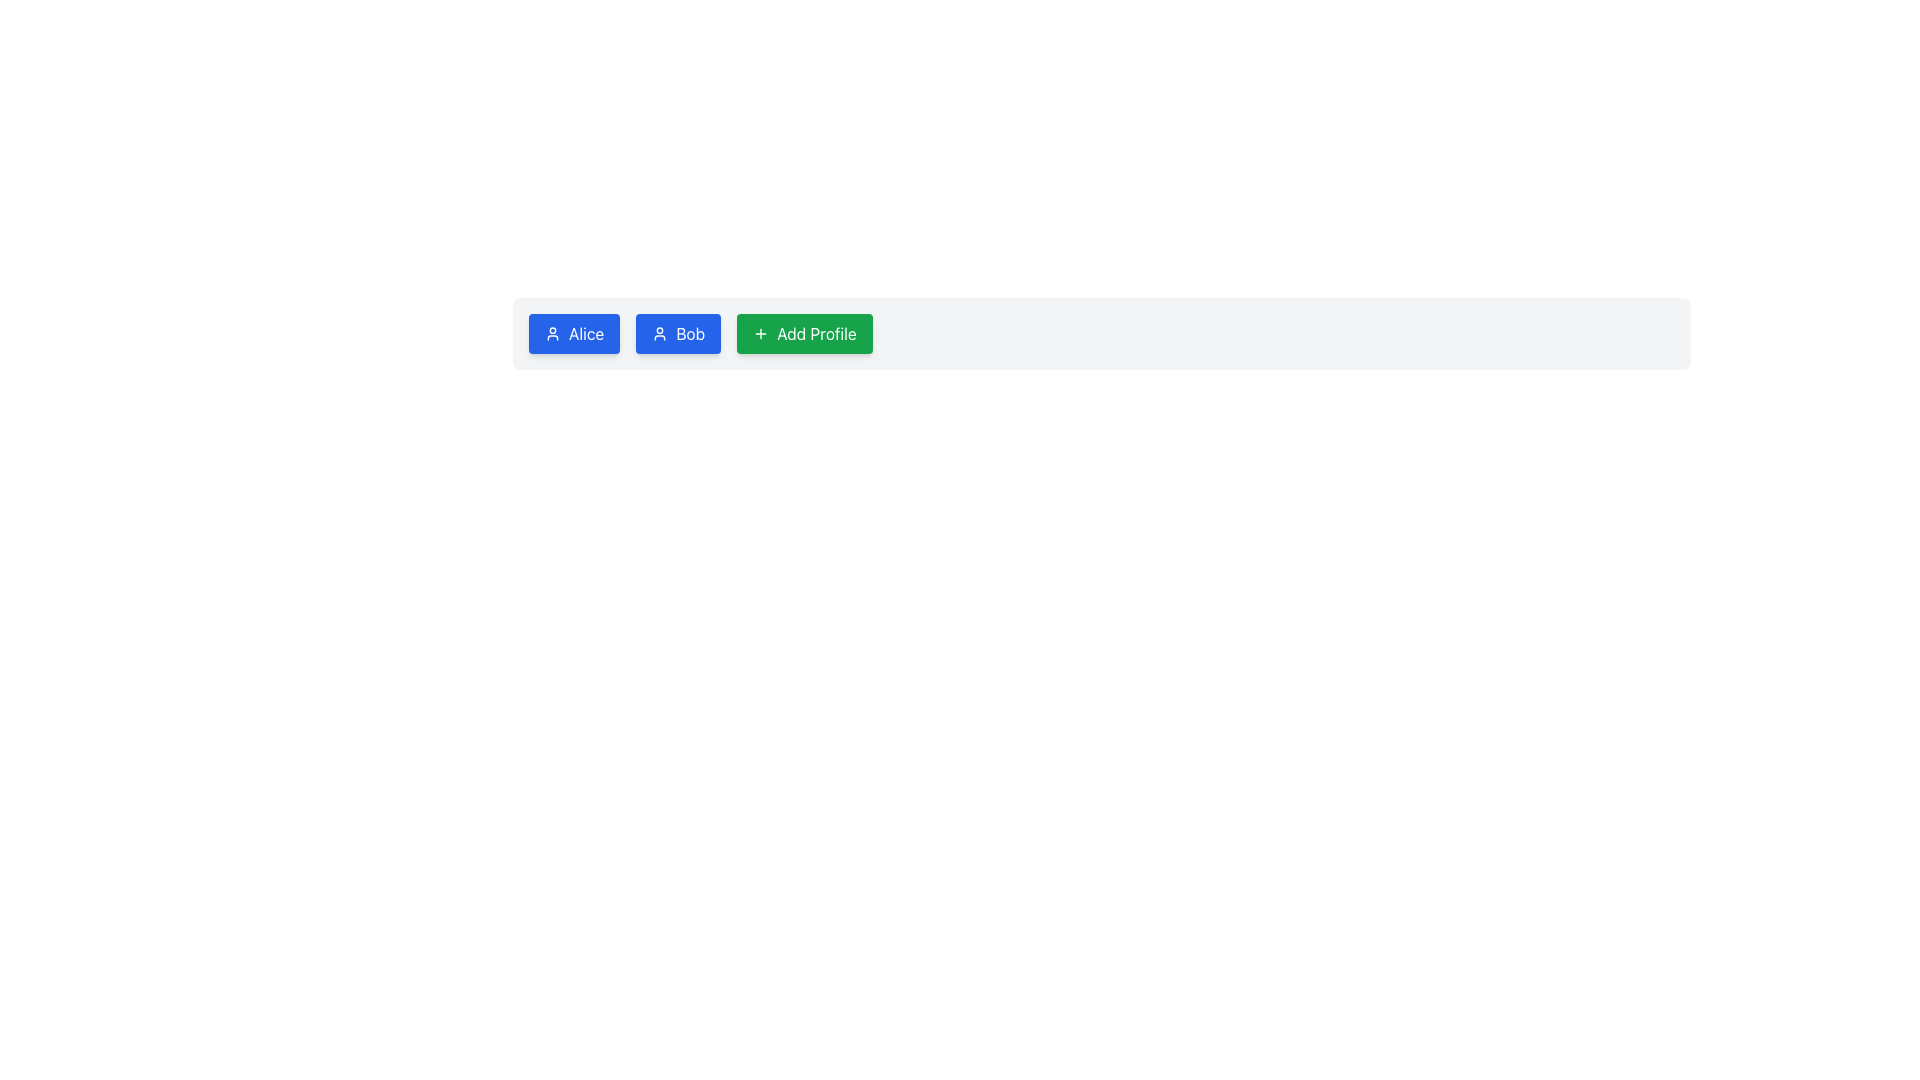  I want to click on the button labeled 'Alice' with a blue background and white text, so click(573, 333).